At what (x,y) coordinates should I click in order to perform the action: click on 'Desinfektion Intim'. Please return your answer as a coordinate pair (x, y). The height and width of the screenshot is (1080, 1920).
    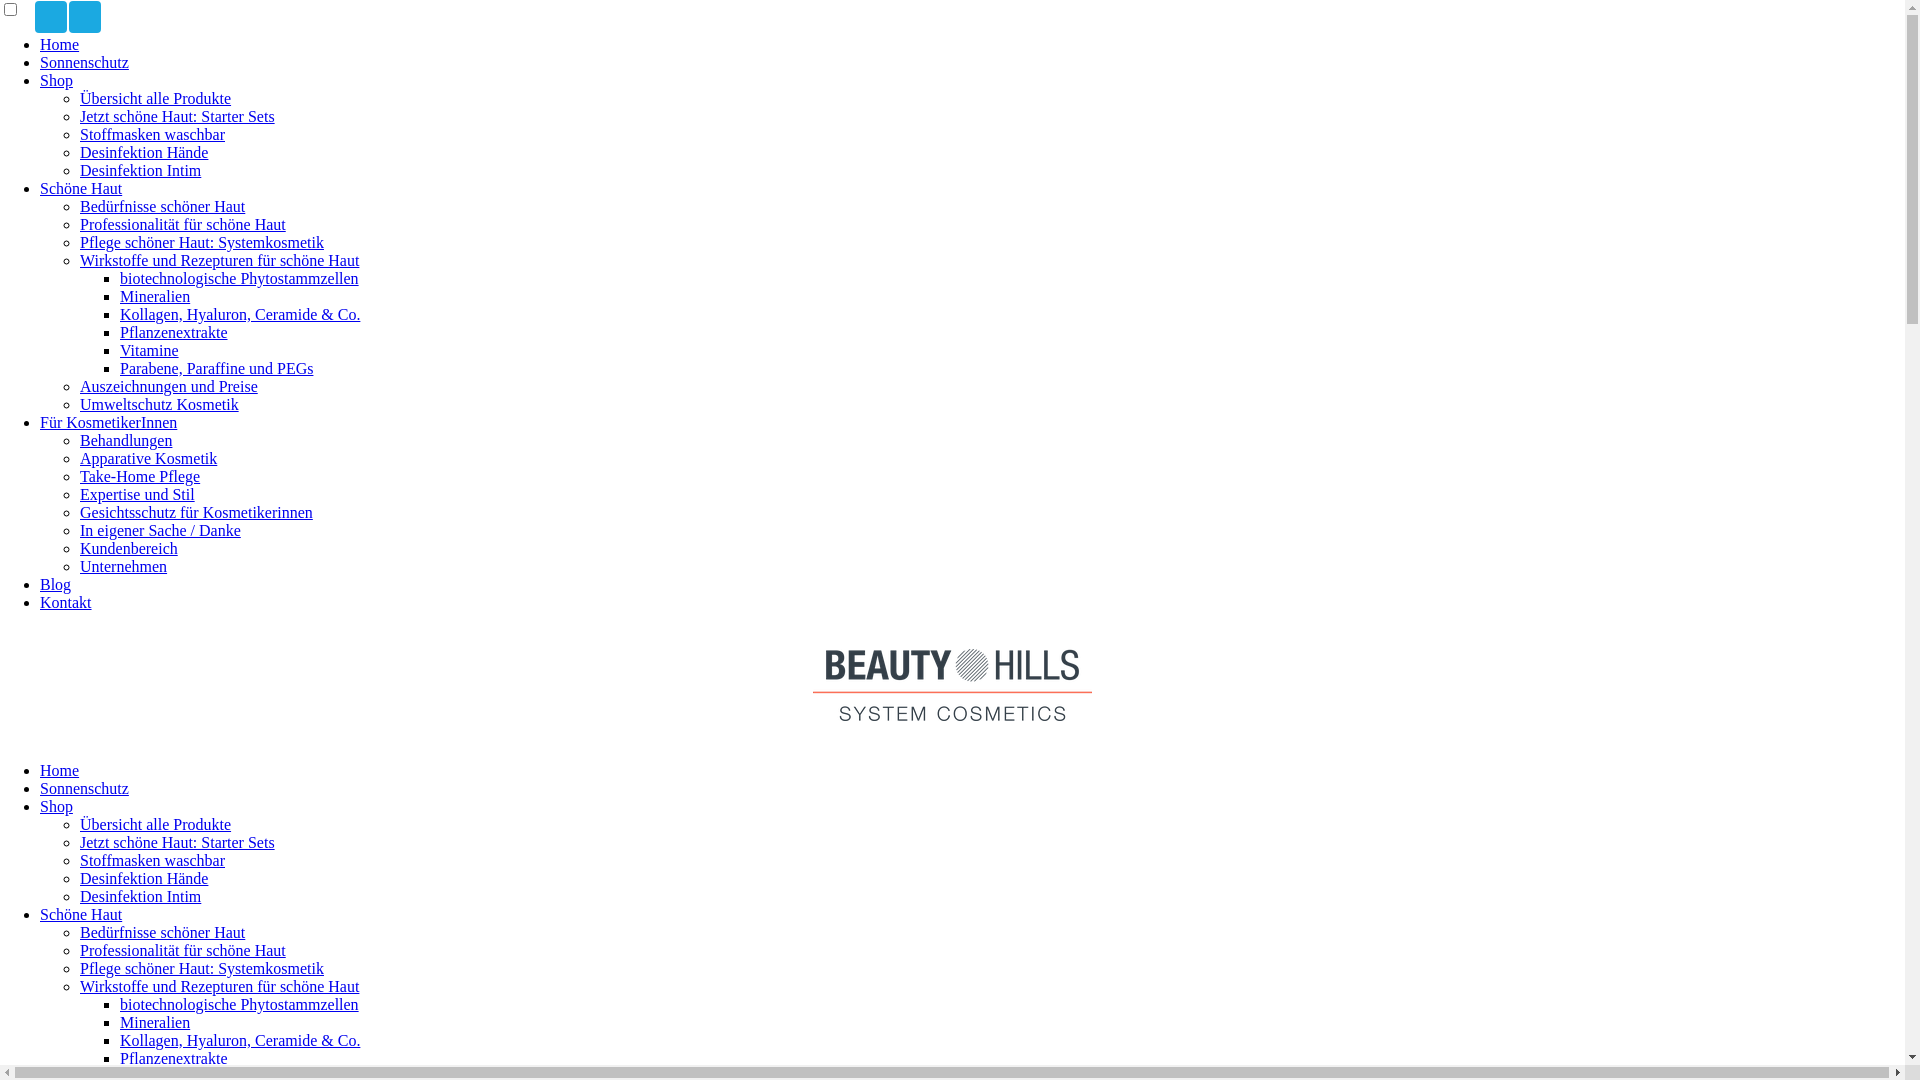
    Looking at the image, I should click on (139, 895).